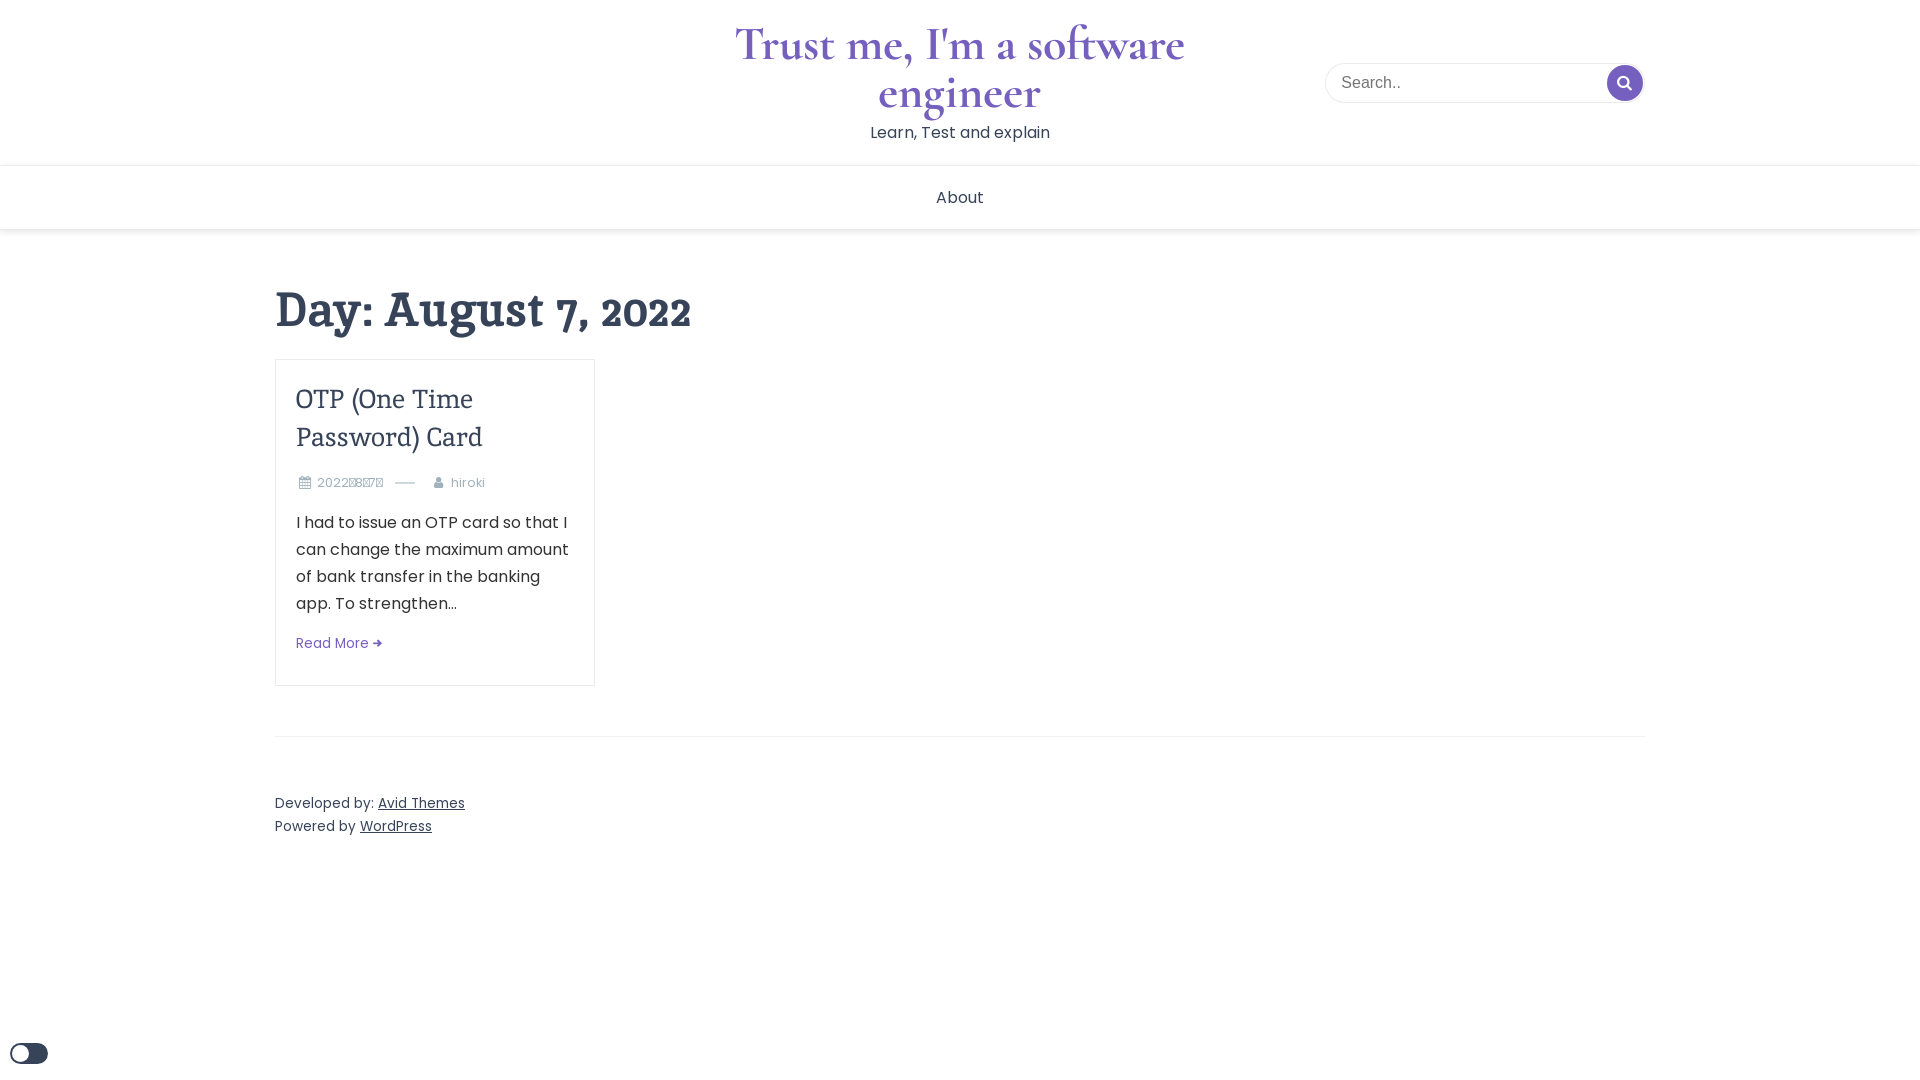 This screenshot has height=1080, width=1920. Describe the element at coordinates (420, 802) in the screenshot. I see `'Avid Themes'` at that location.